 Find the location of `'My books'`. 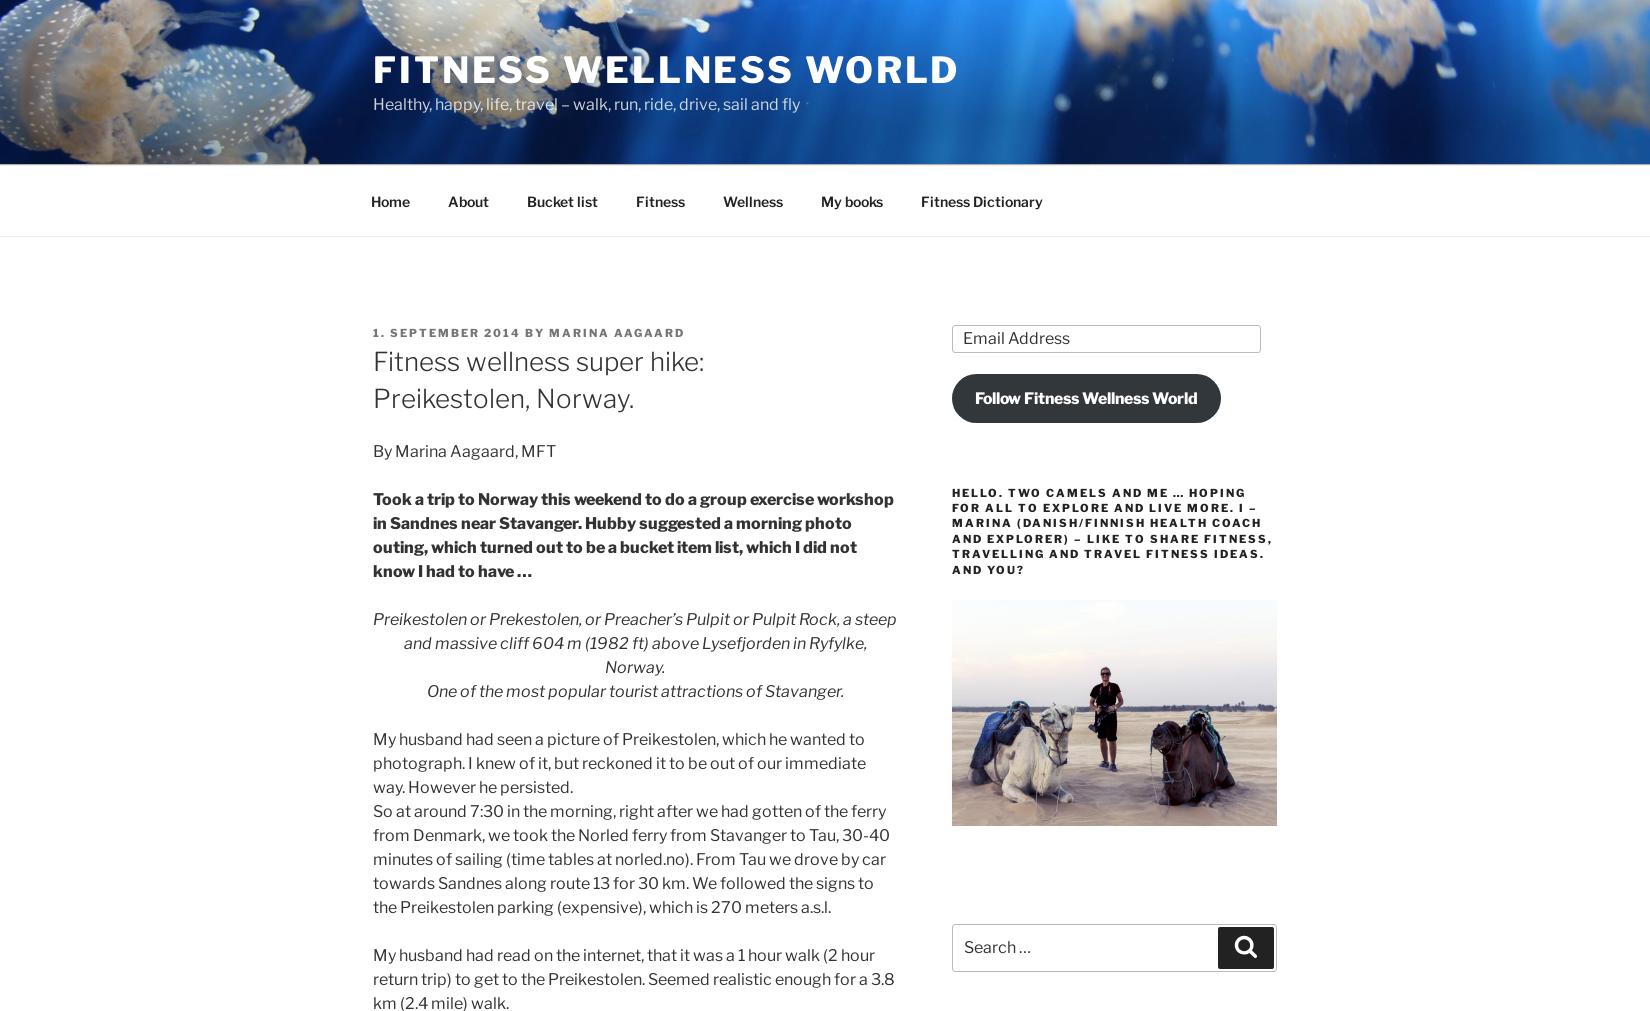

'My books' is located at coordinates (851, 200).